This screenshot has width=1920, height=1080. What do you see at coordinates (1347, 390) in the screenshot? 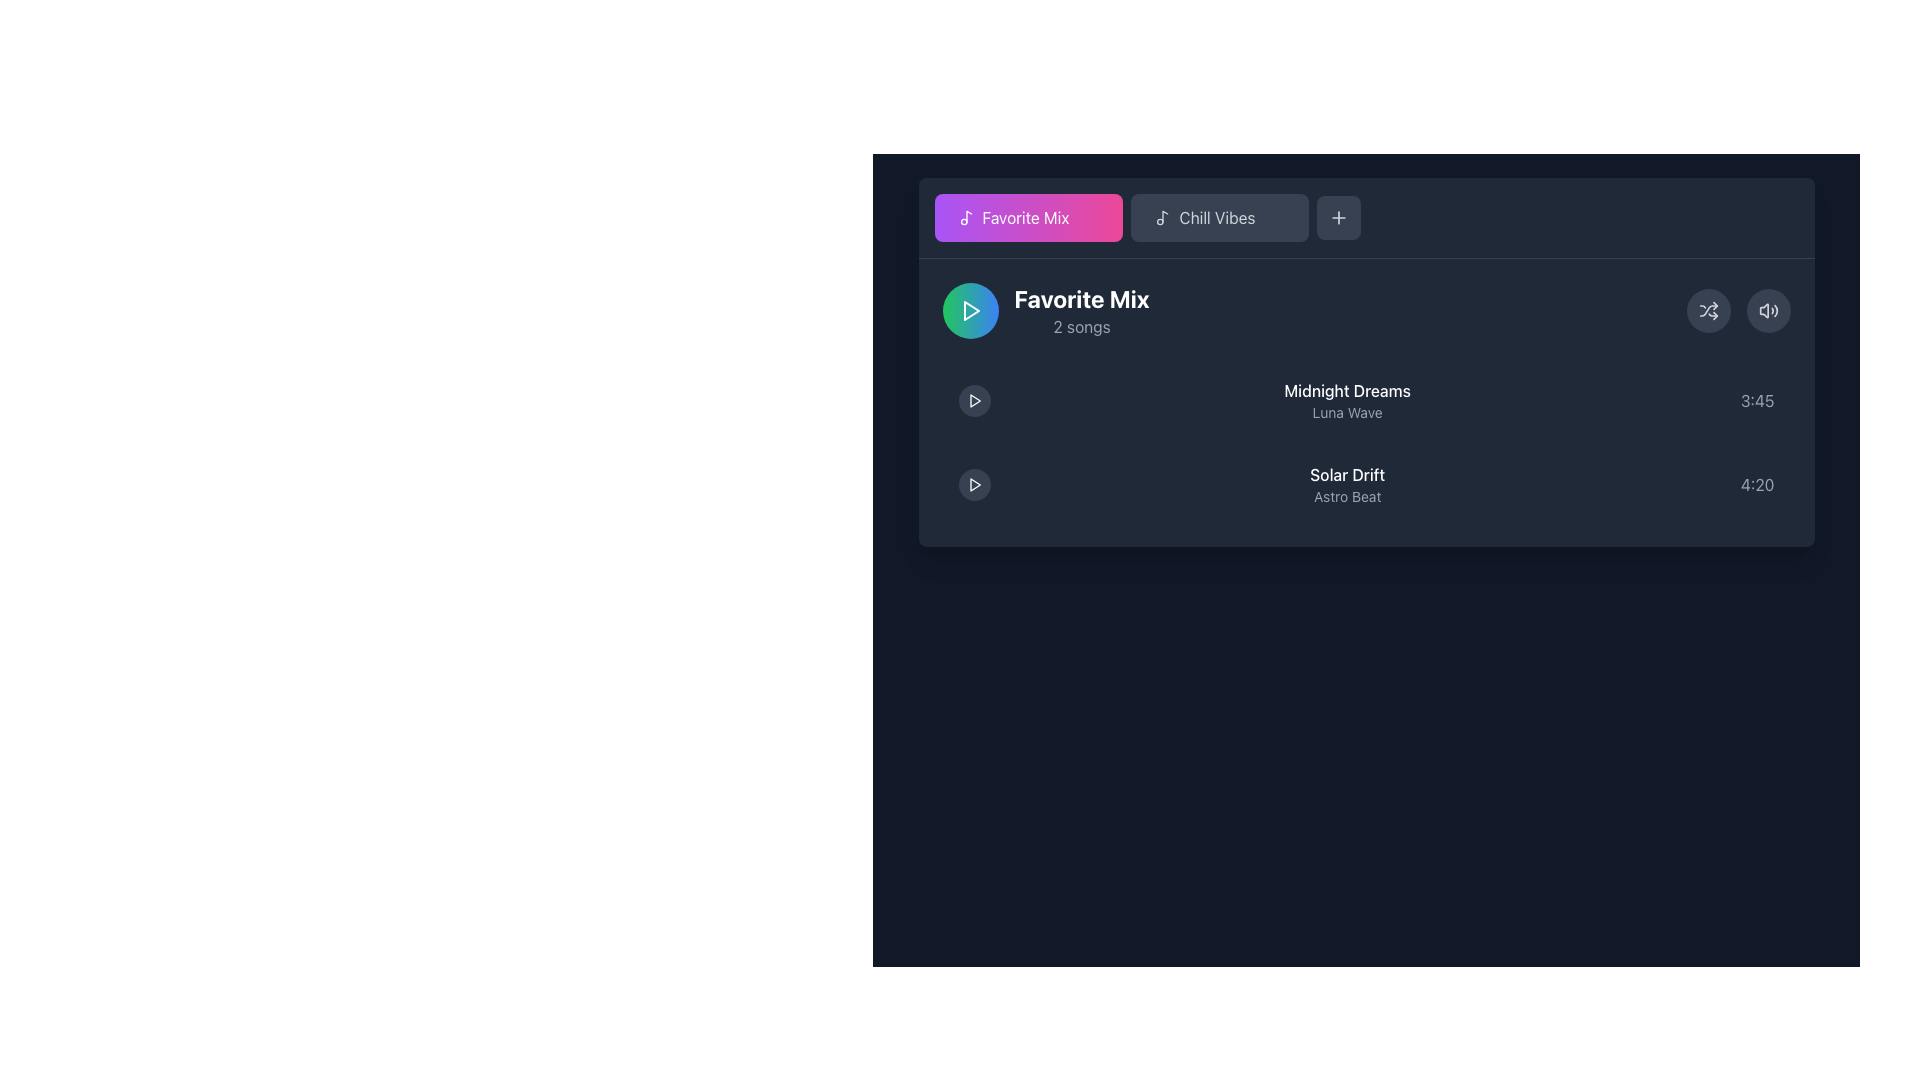
I see `the text label displaying 'Midnight Dreams' in white, positioned at the center of the song information section` at bounding box center [1347, 390].